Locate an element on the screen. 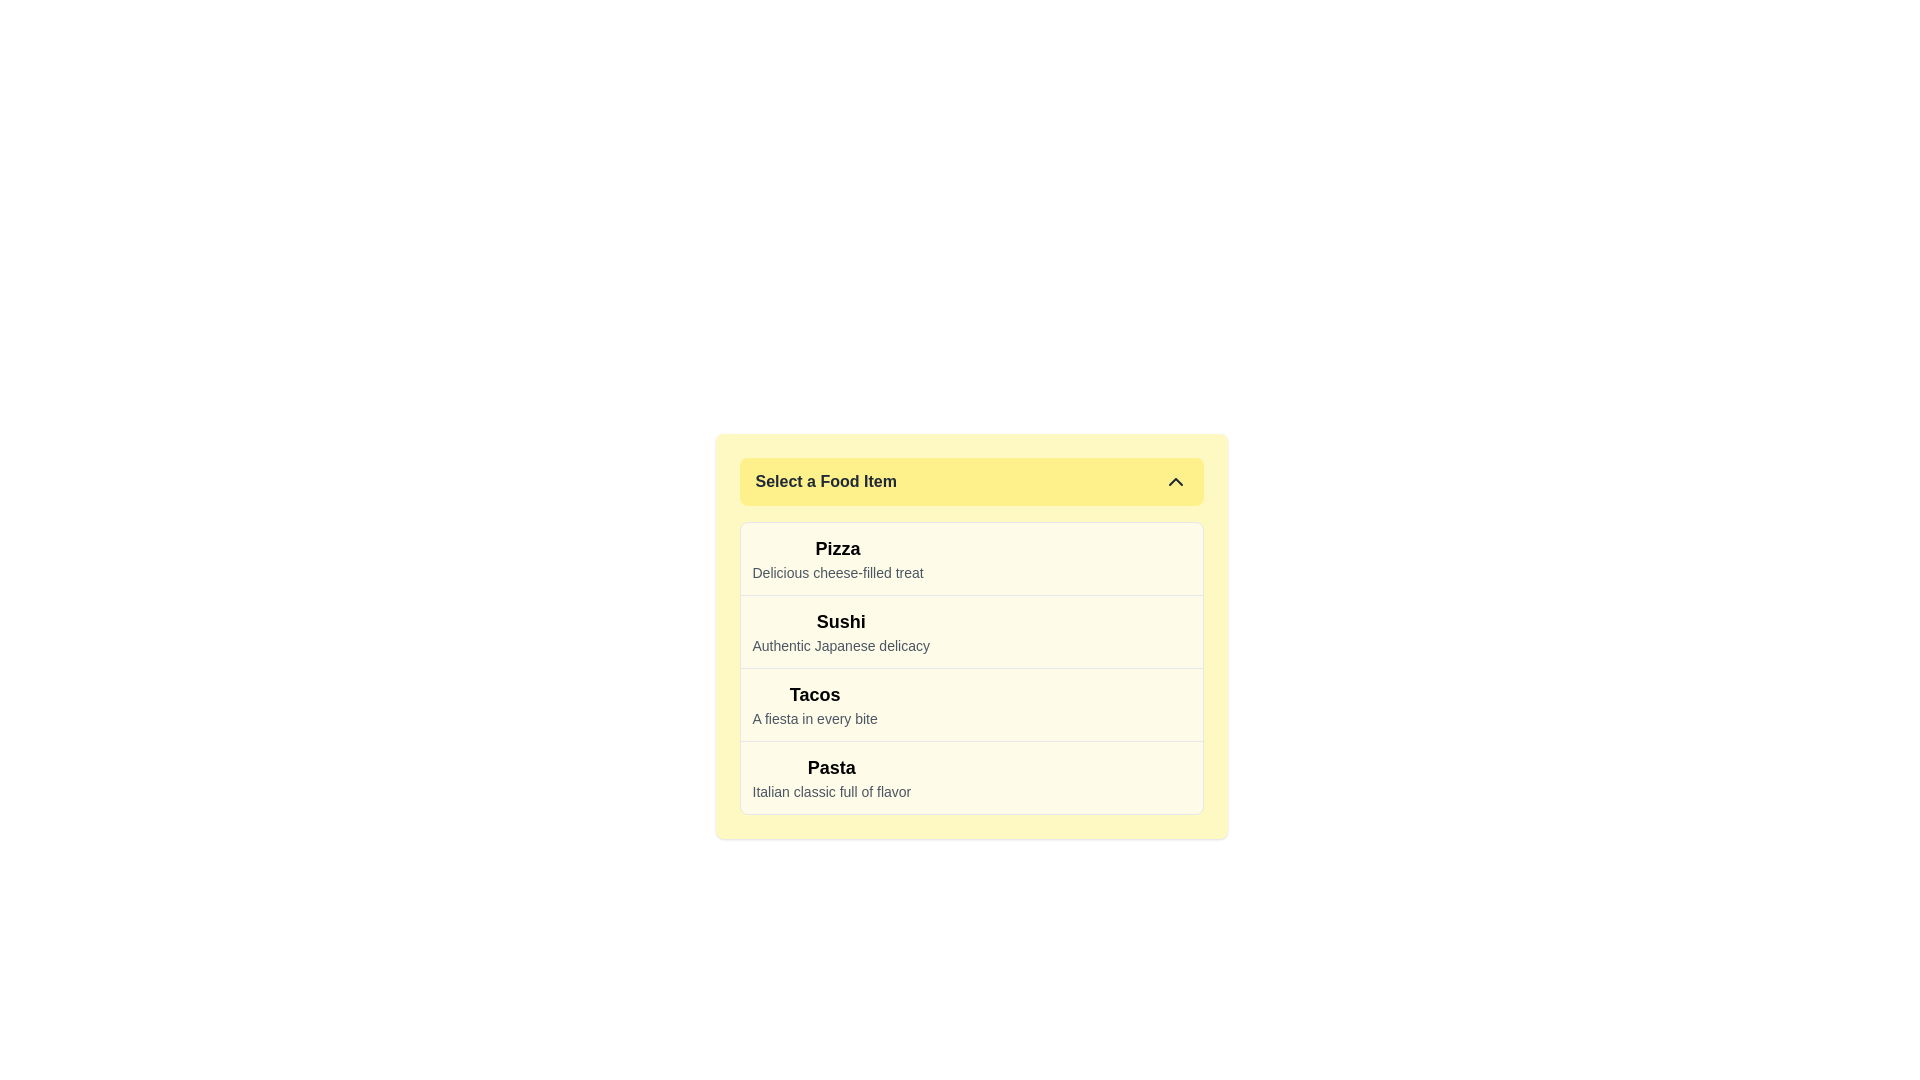 The width and height of the screenshot is (1920, 1080). the list item titled 'Tacos' with the subtitle 'A fiesta in every bite' is located at coordinates (815, 704).